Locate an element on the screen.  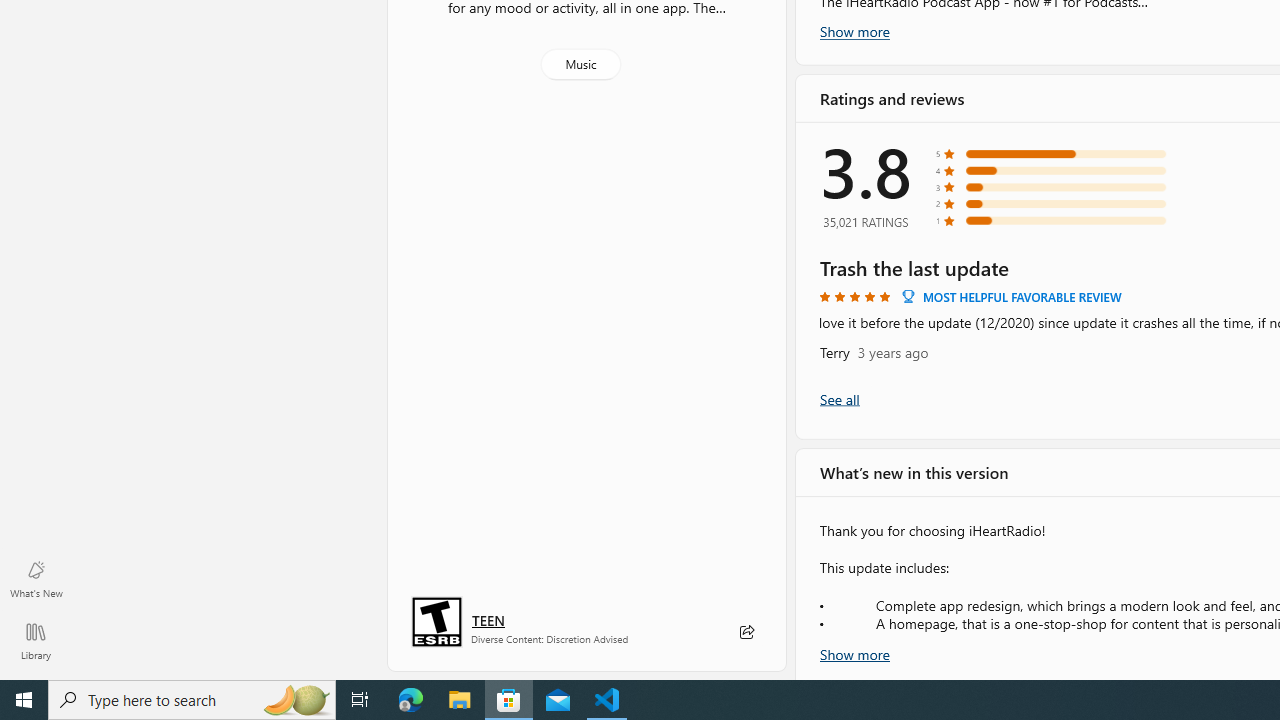
'Share' is located at coordinates (745, 632).